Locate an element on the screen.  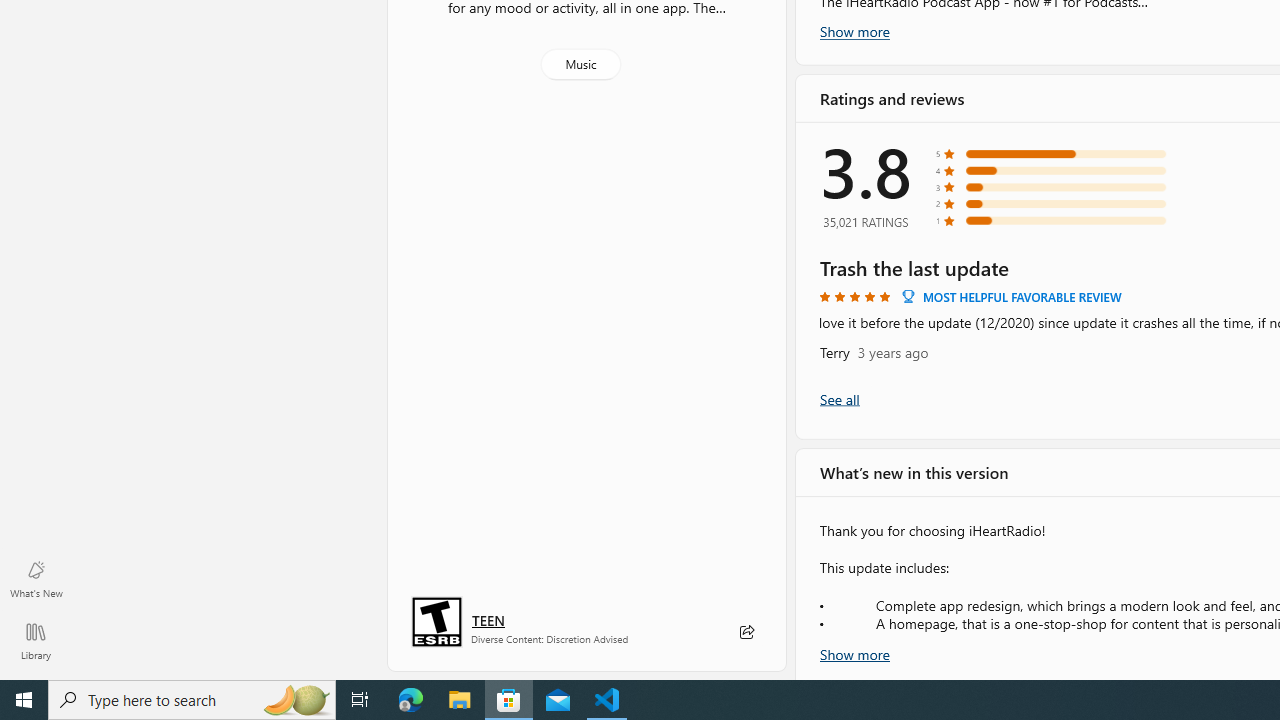
'Share' is located at coordinates (745, 632).